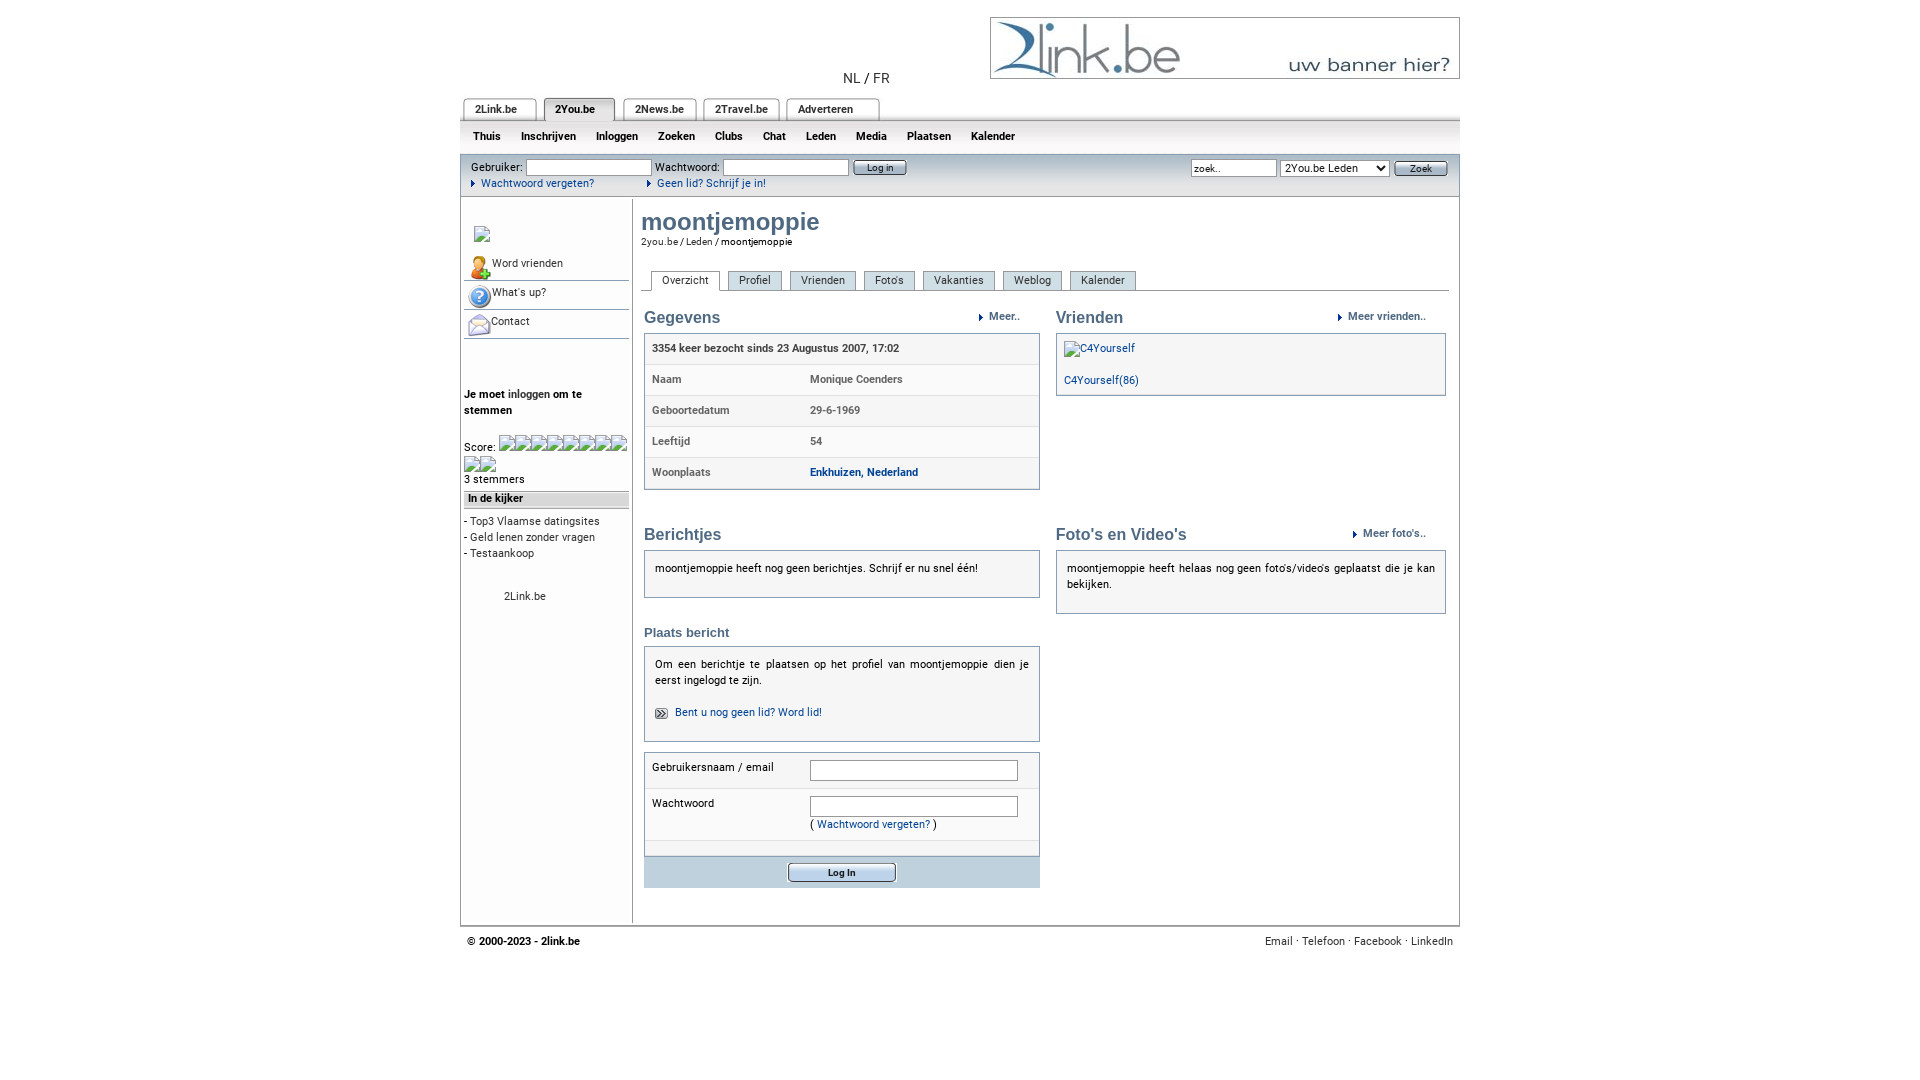  Describe the element at coordinates (810, 472) in the screenshot. I see `'Enkhuizen, Nederland'` at that location.